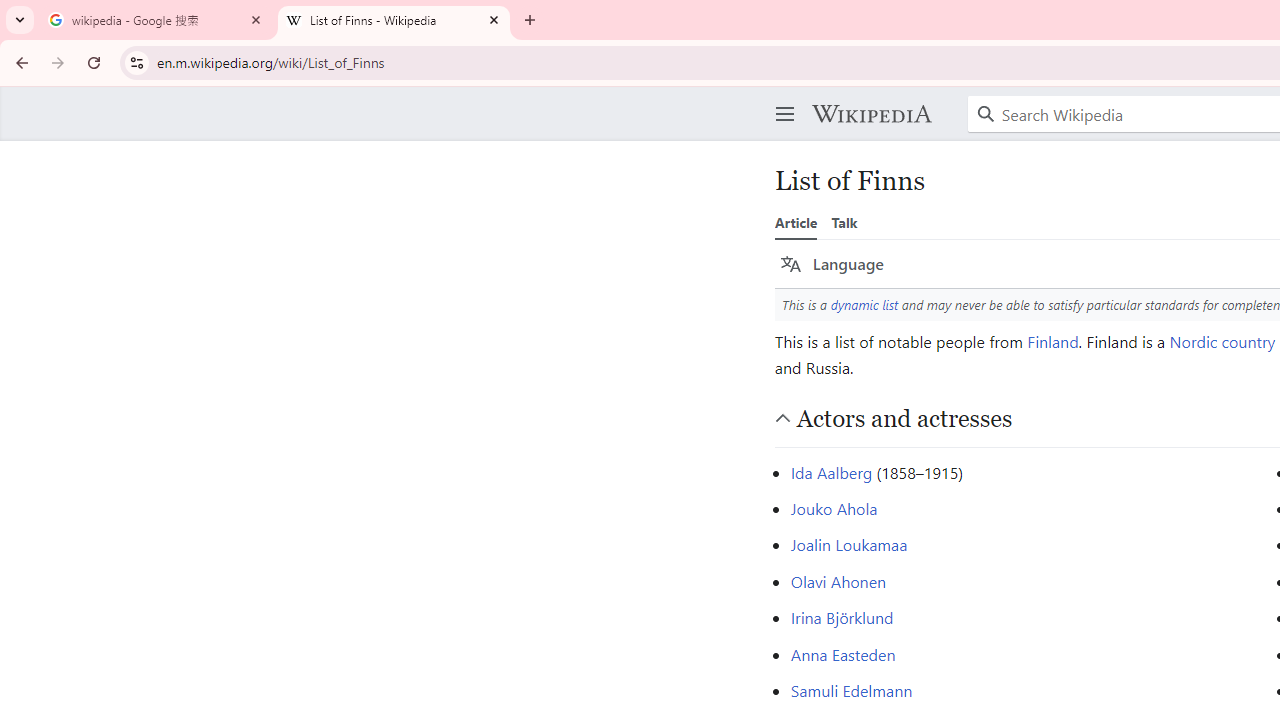  Describe the element at coordinates (831, 471) in the screenshot. I see `'Ida Aalberg'` at that location.